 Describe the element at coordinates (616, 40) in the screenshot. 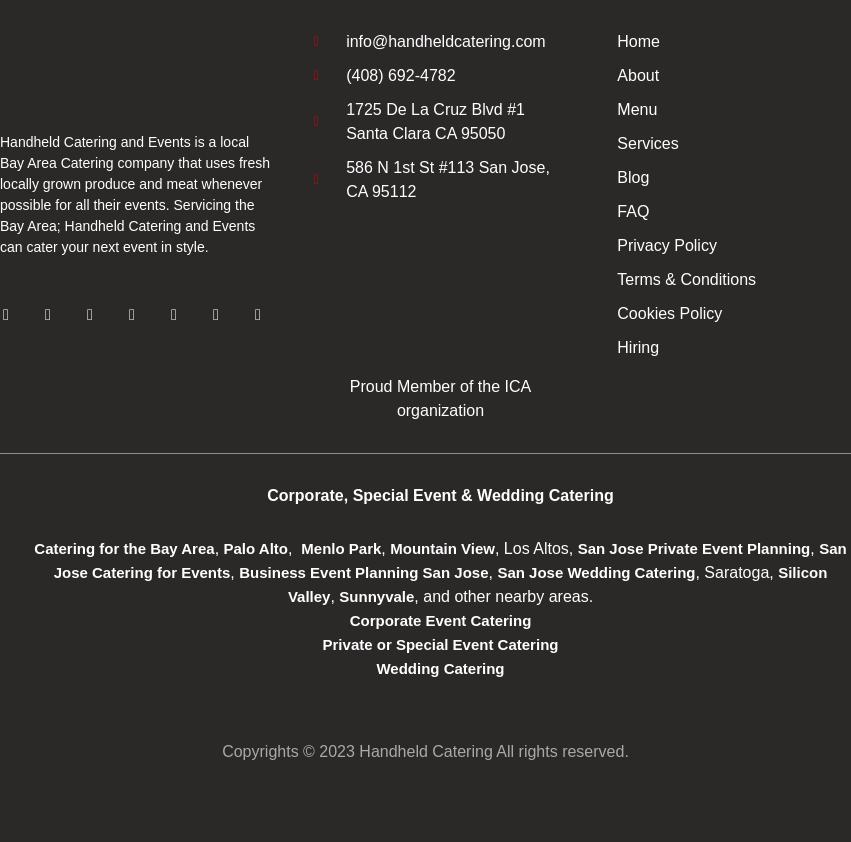

I see `'Home'` at that location.